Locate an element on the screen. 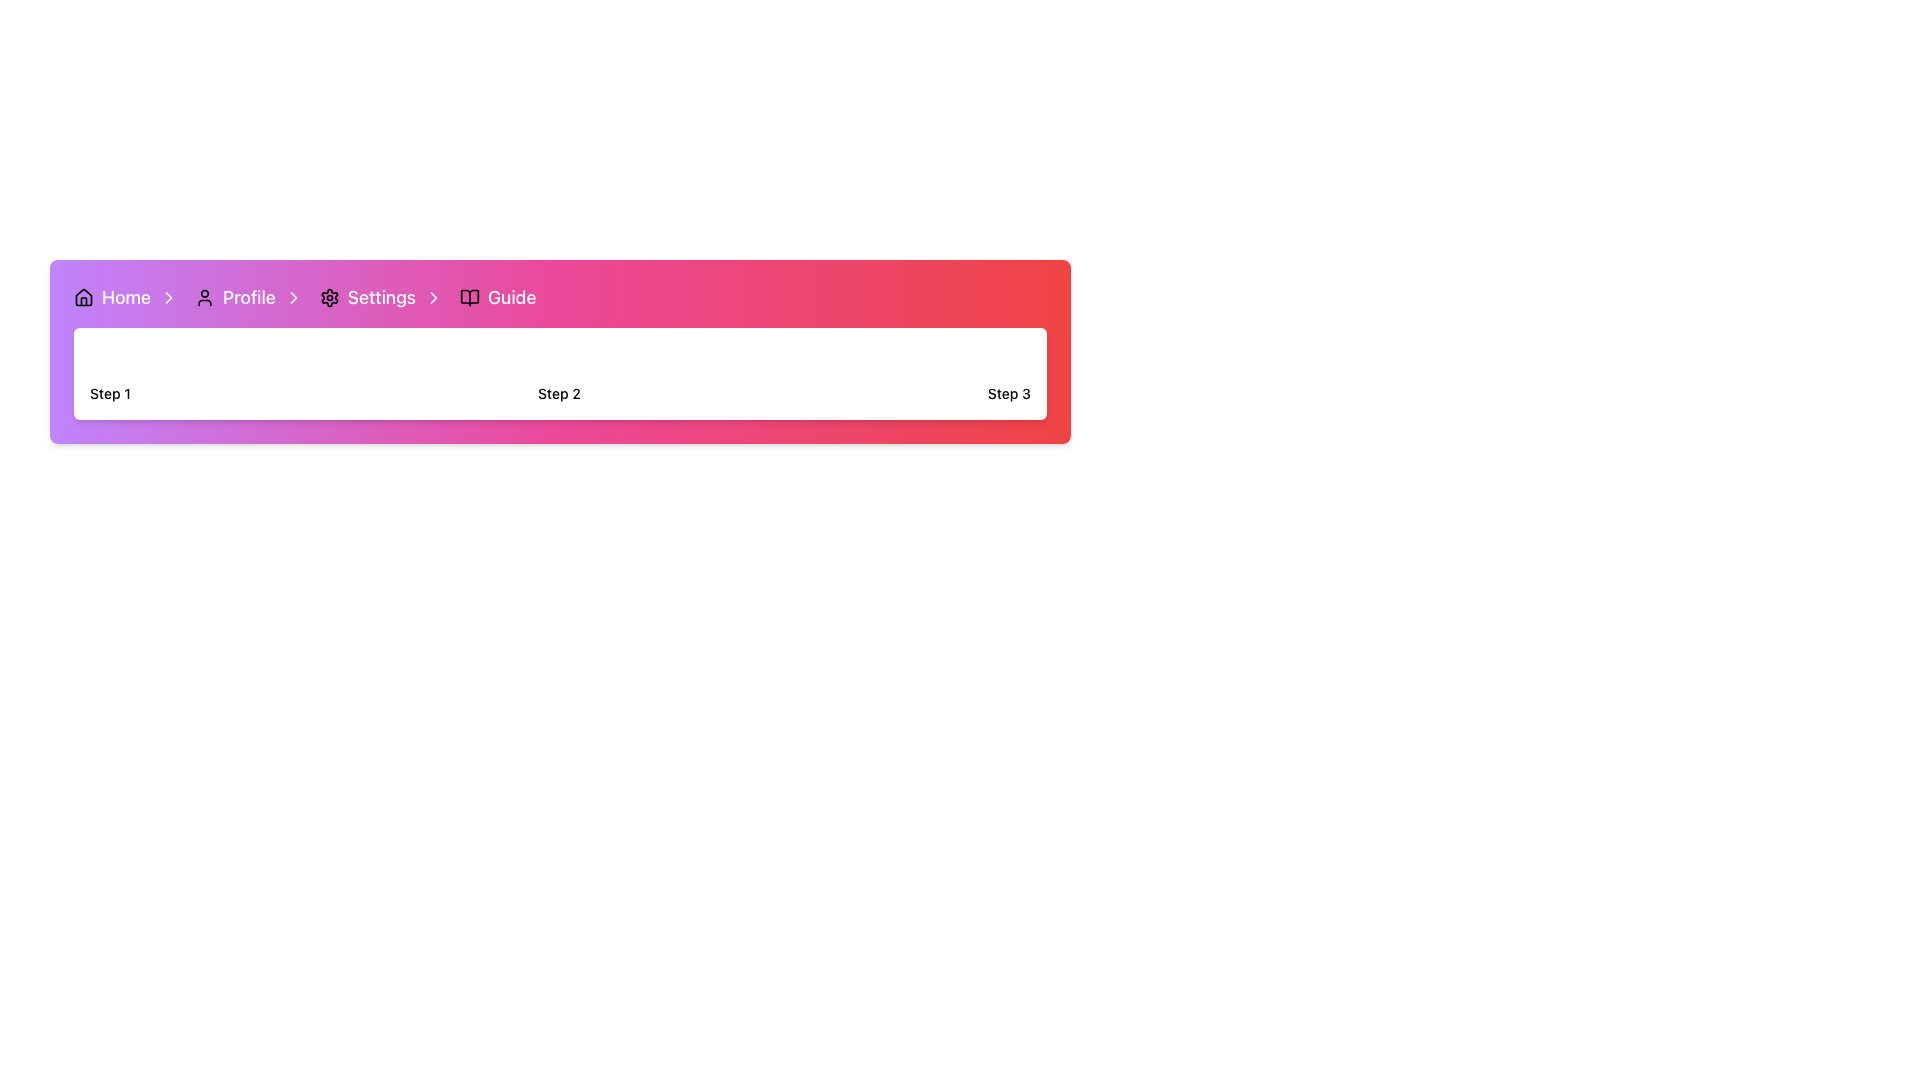  the Breadcrumb component located at the top of the widget is located at coordinates (560, 297).